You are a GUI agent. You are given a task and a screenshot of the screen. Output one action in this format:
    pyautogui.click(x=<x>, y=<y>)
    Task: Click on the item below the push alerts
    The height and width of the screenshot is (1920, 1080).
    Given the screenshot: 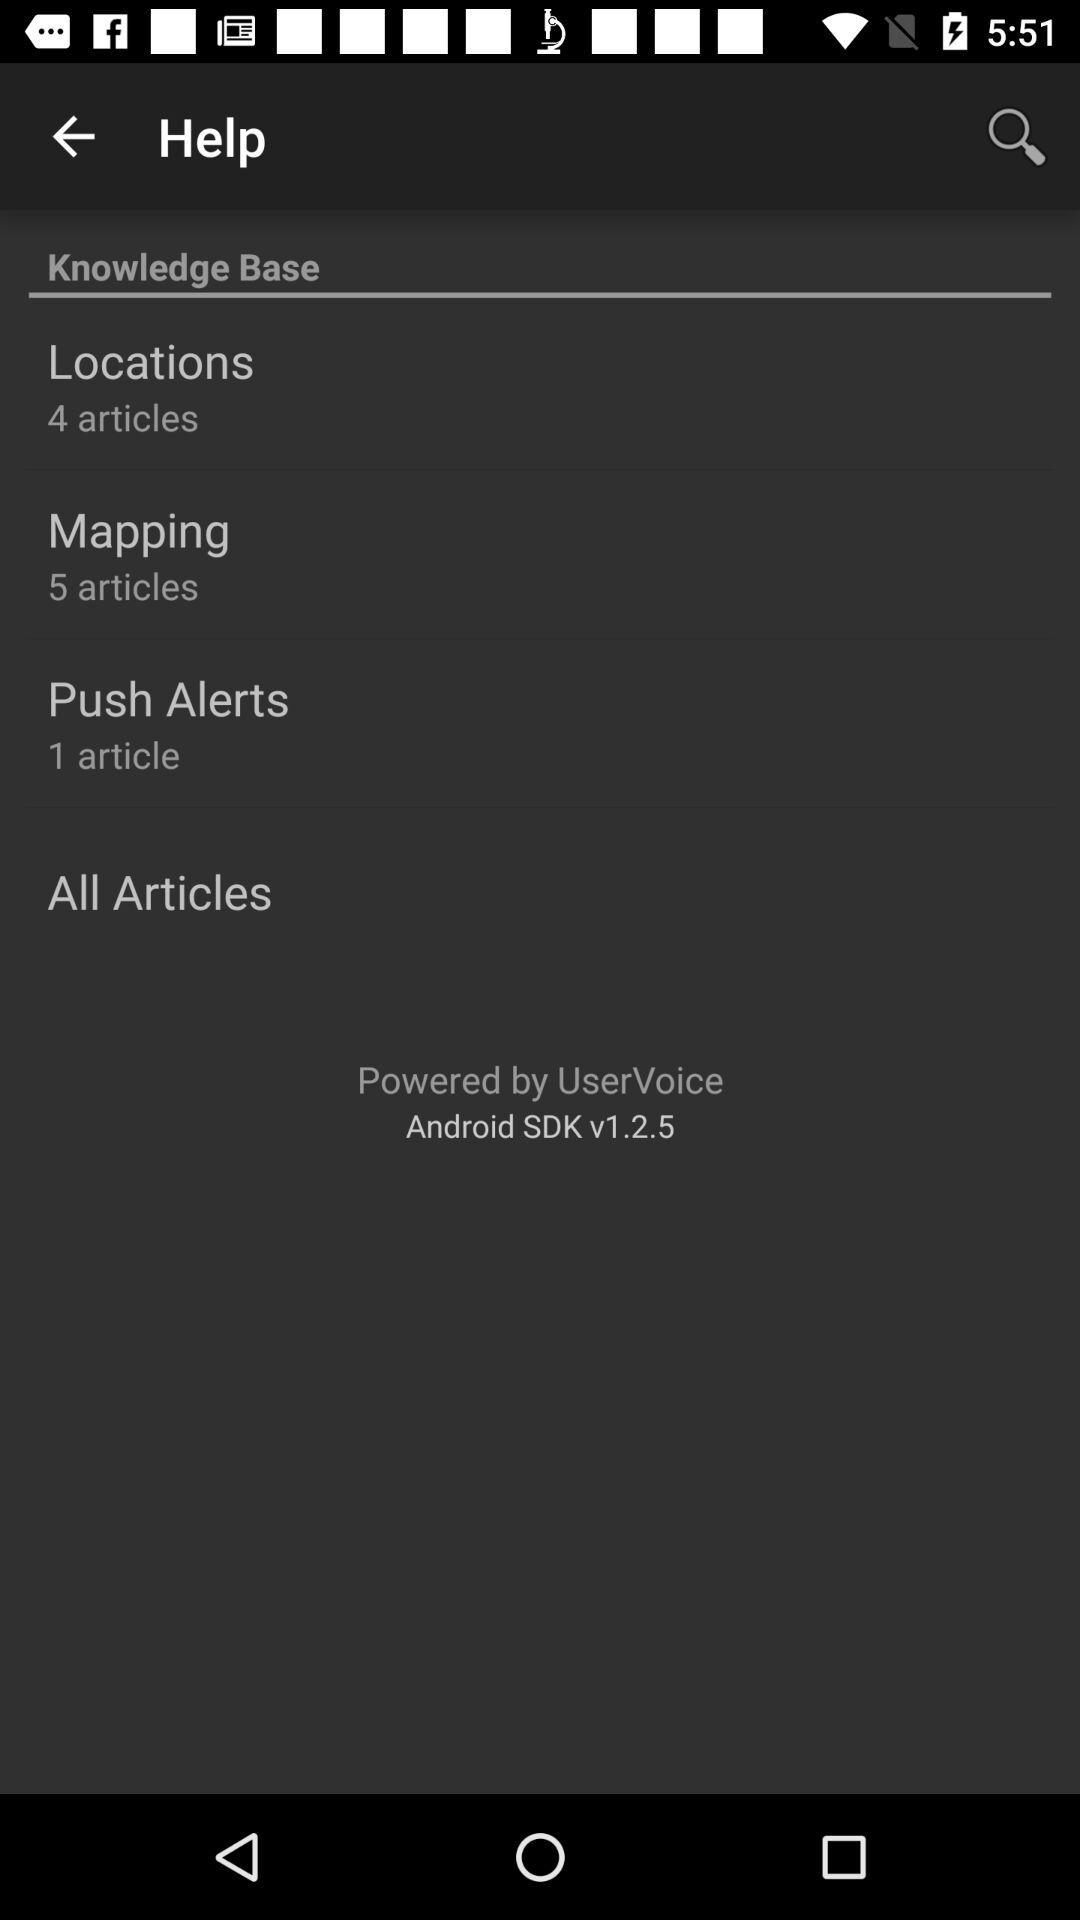 What is the action you would take?
    pyautogui.click(x=113, y=753)
    